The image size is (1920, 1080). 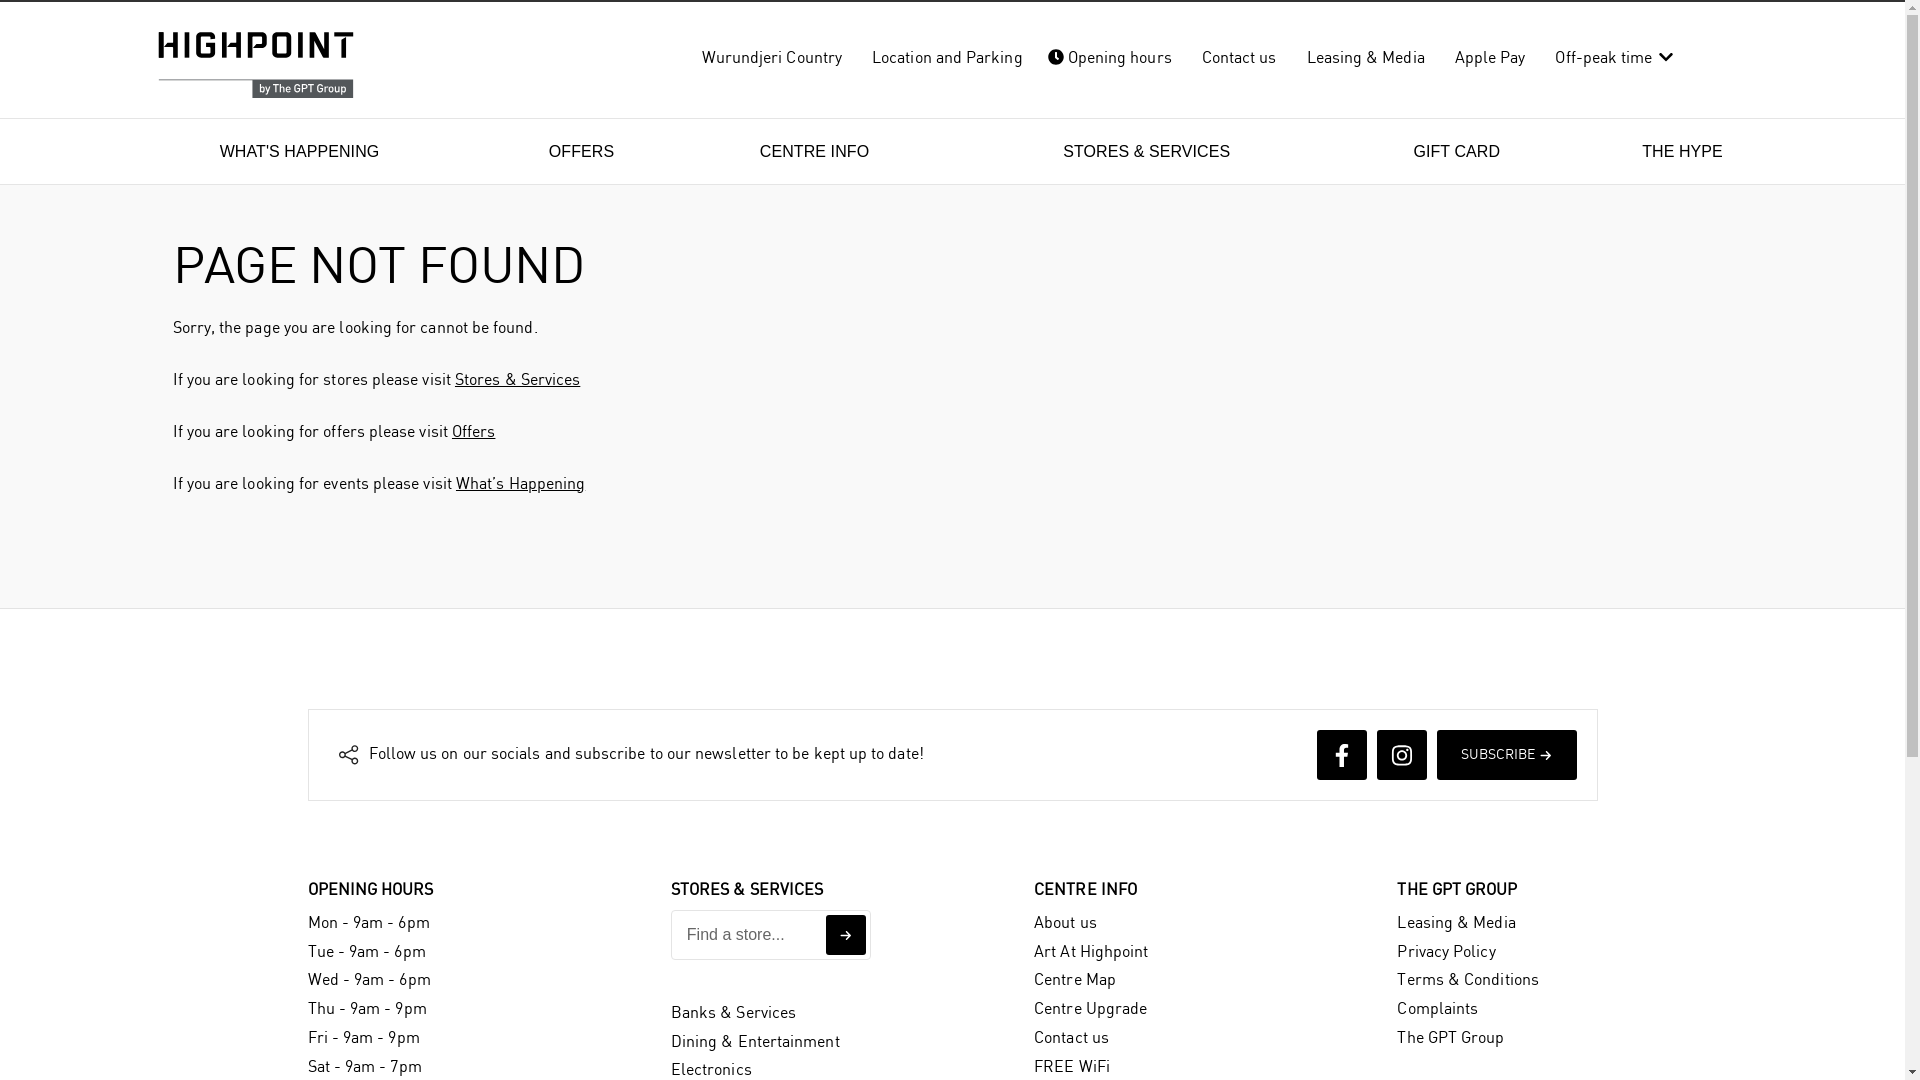 What do you see at coordinates (1033, 1009) in the screenshot?
I see `'Centre Upgrade'` at bounding box center [1033, 1009].